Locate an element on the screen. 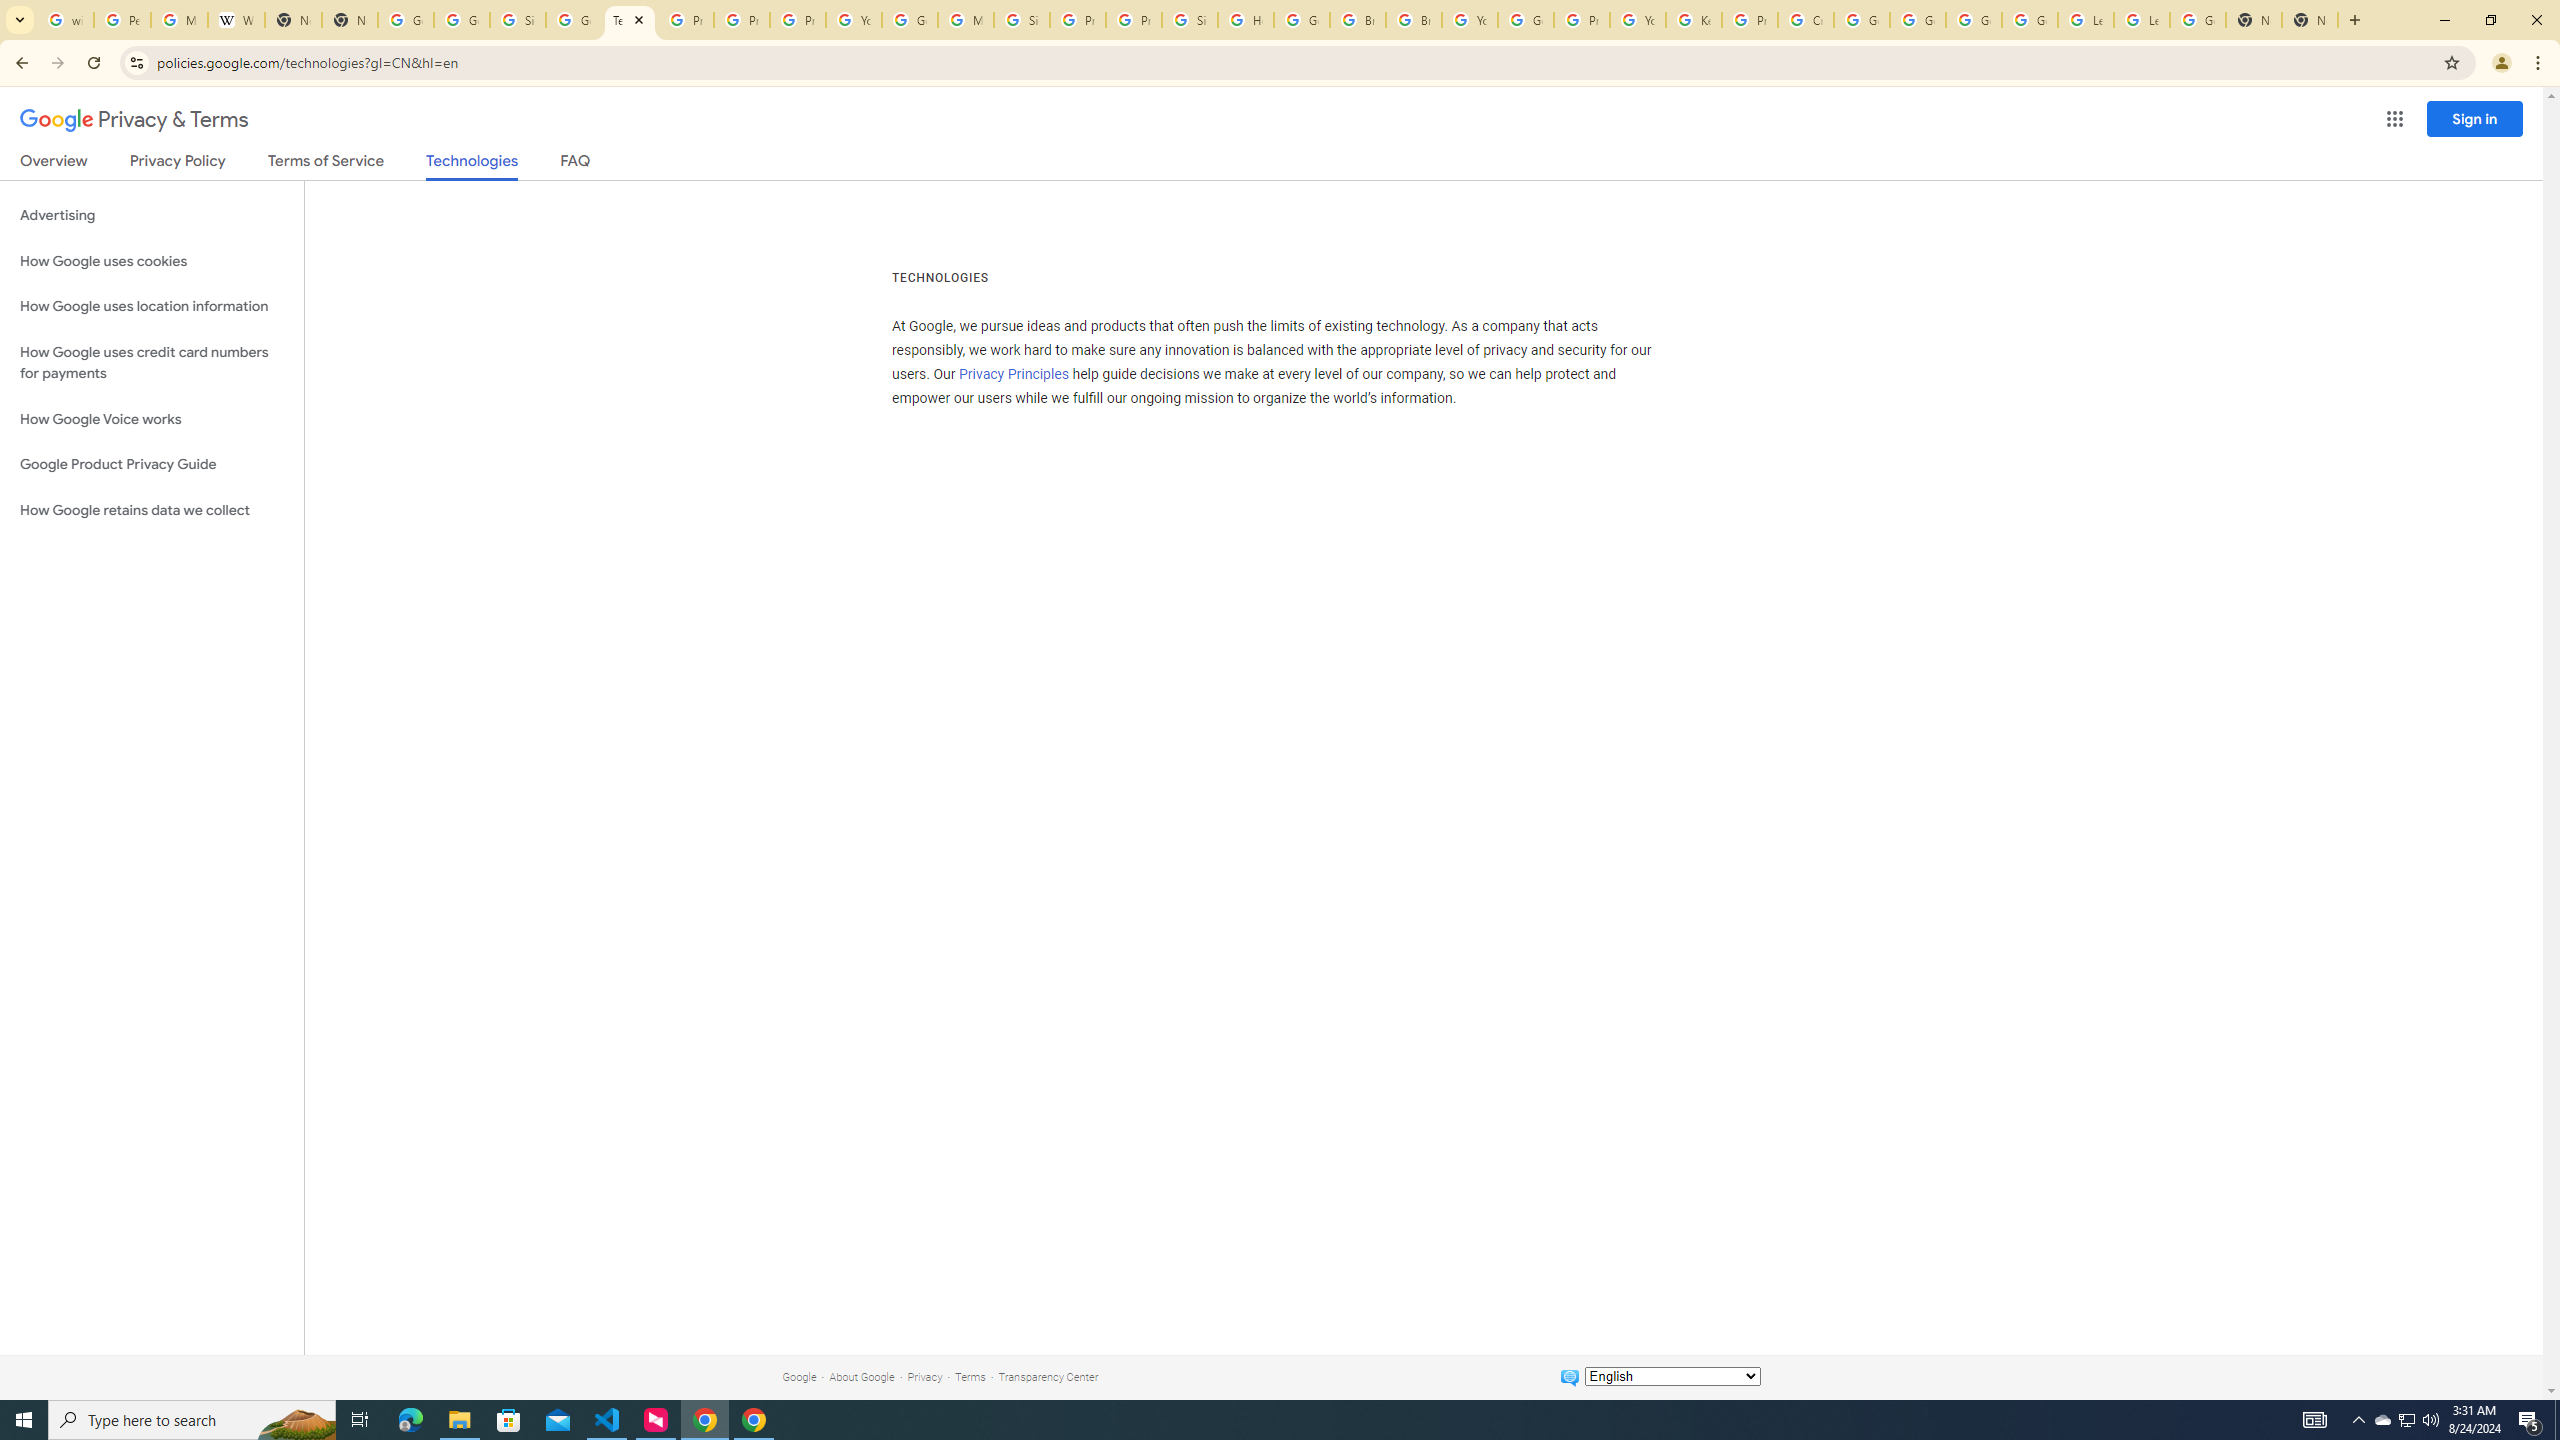 This screenshot has width=2560, height=1440. 'How Google uses cookies' is located at coordinates (151, 260).